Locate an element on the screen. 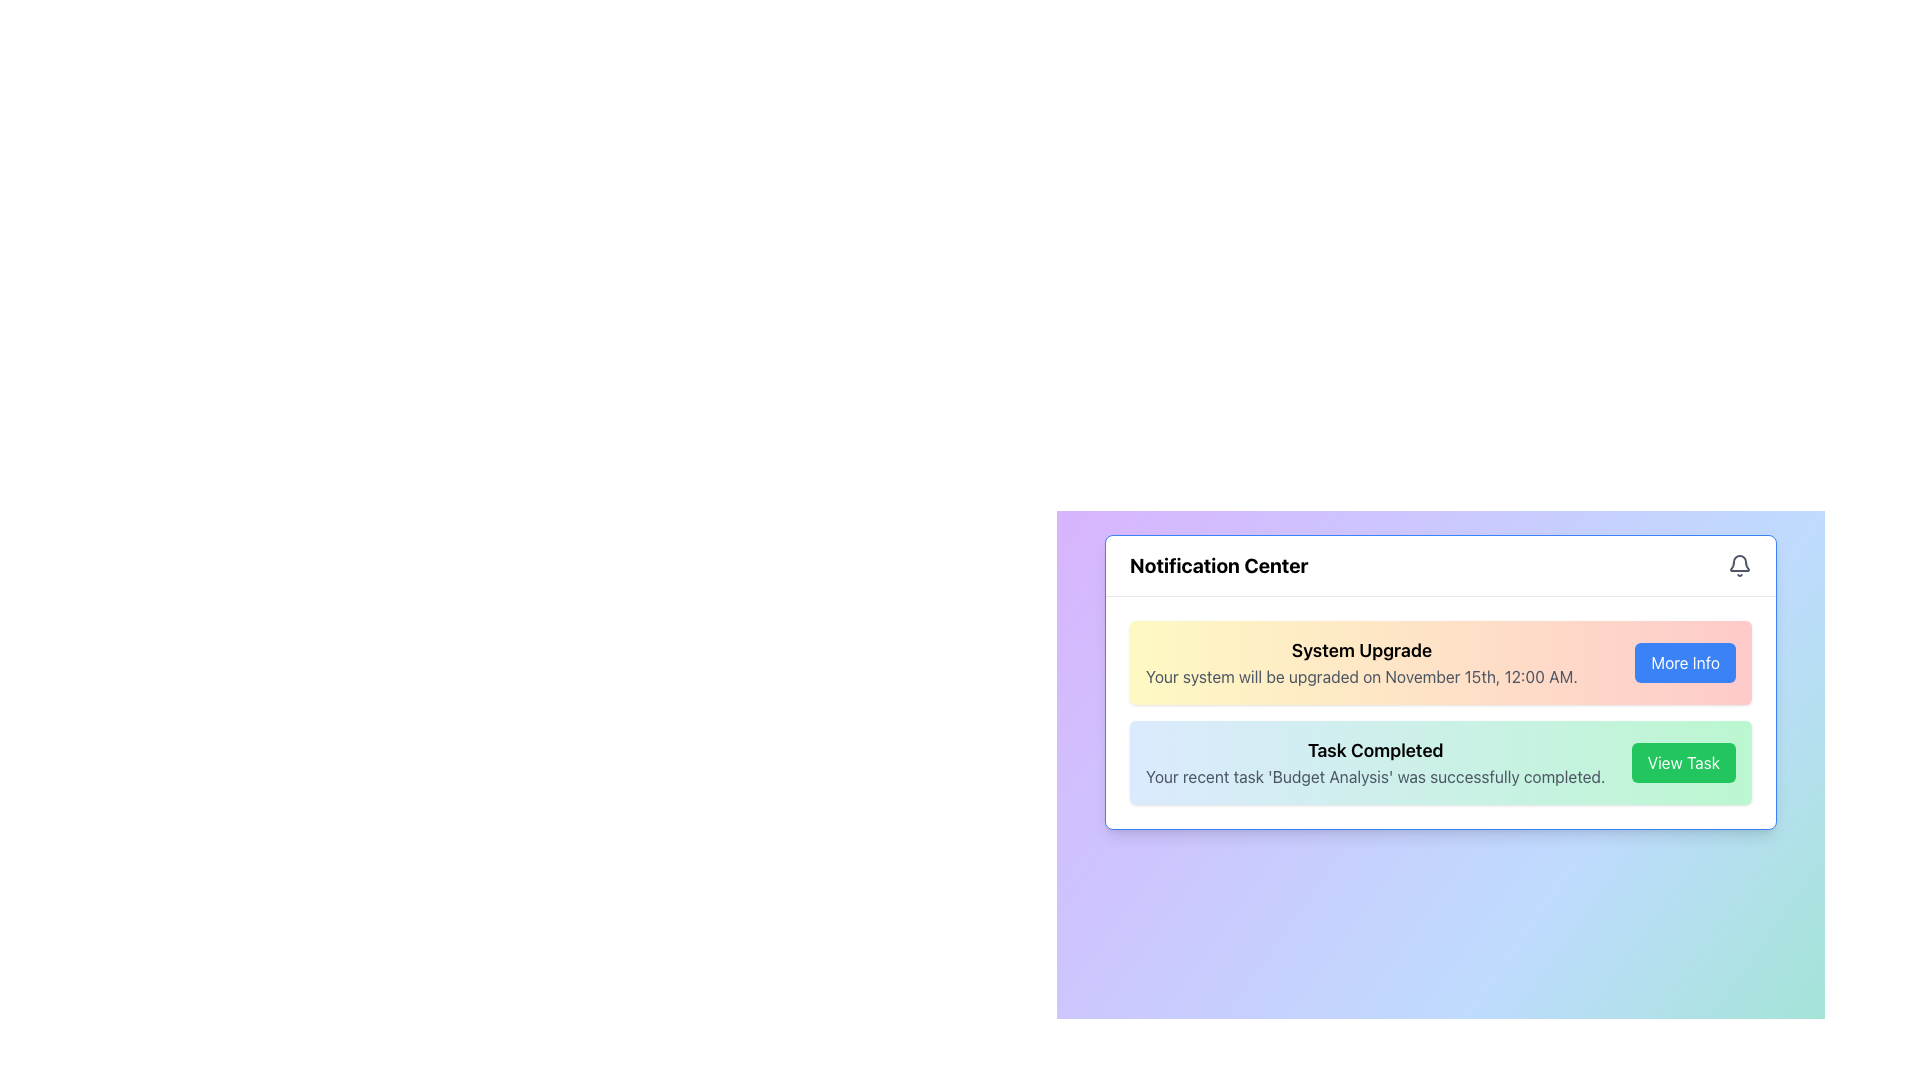  the notification icon located at the top right corner of the Notification Center, adjacent to the title text 'Notification Center' is located at coordinates (1738, 566).